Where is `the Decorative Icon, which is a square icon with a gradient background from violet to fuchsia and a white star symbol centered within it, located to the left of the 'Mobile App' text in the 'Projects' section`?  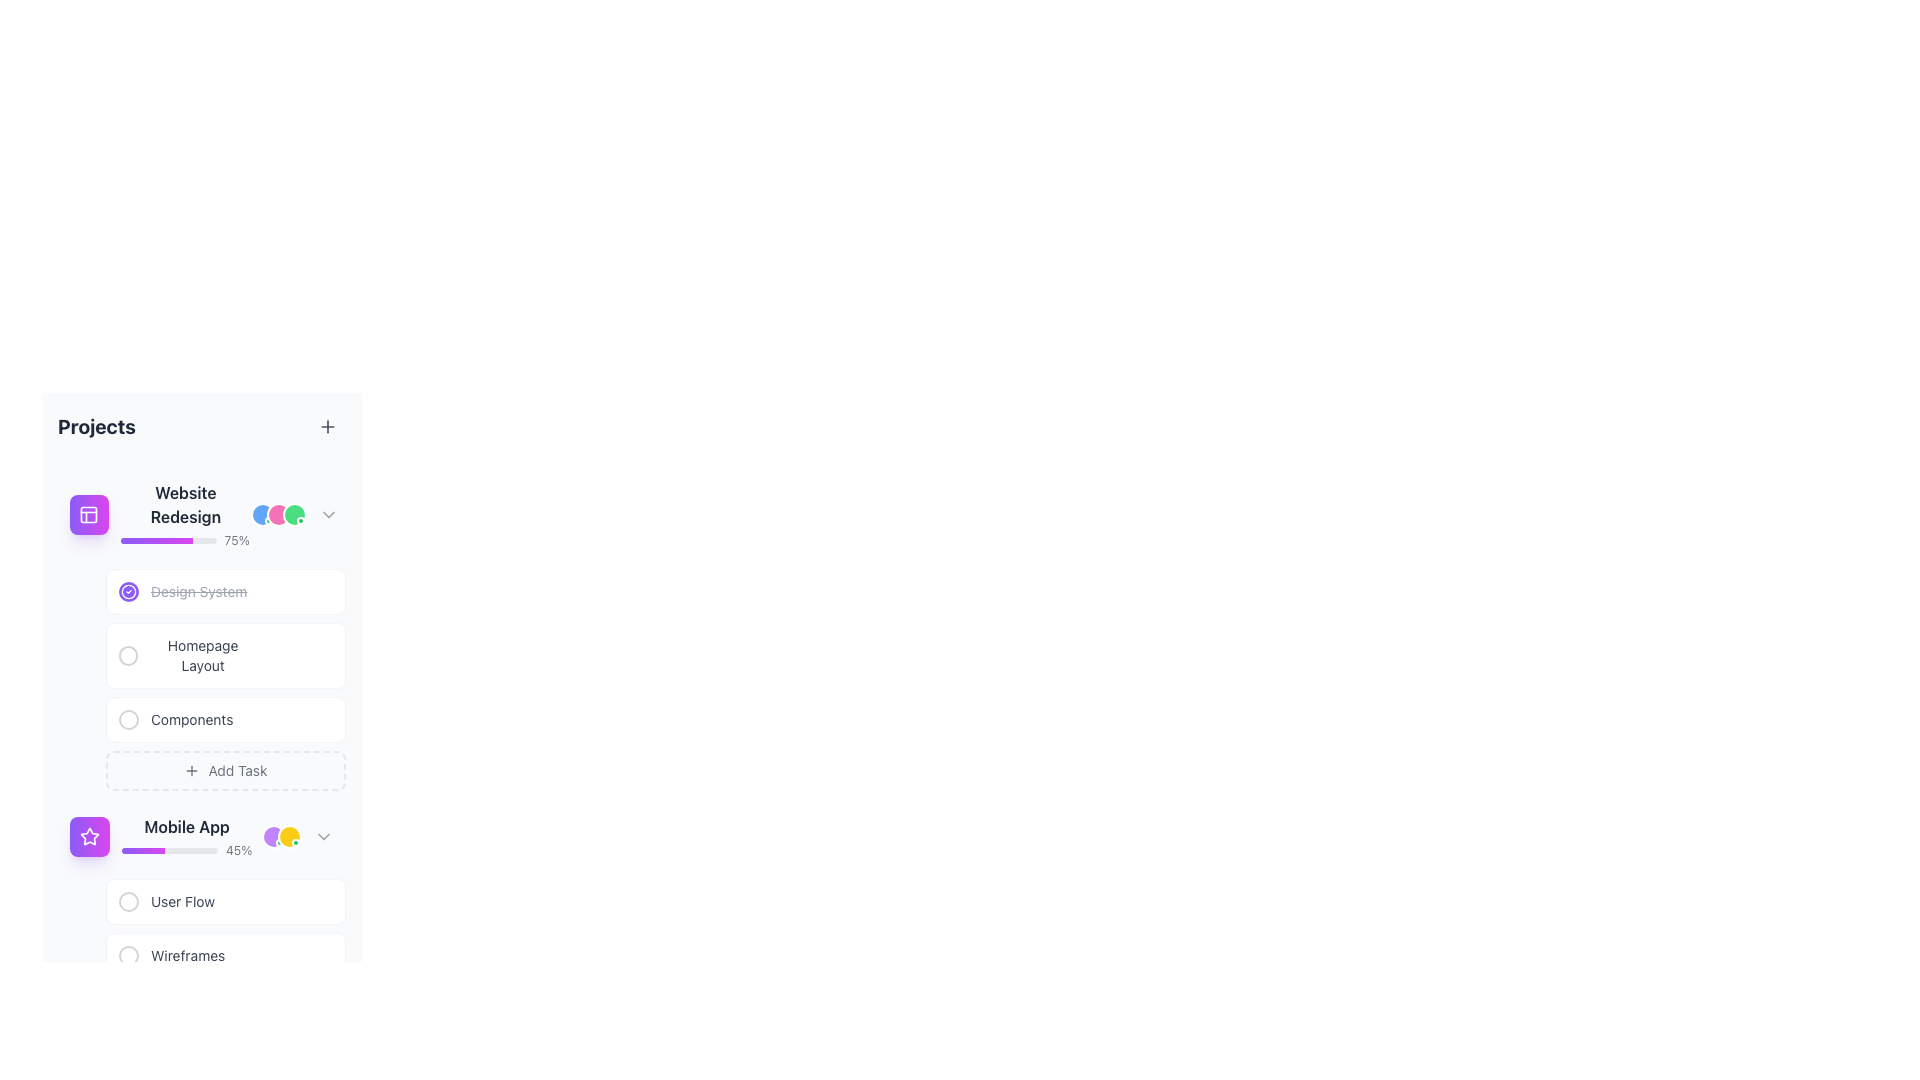 the Decorative Icon, which is a square icon with a gradient background from violet to fuchsia and a white star symbol centered within it, located to the left of the 'Mobile App' text in the 'Projects' section is located at coordinates (89, 837).